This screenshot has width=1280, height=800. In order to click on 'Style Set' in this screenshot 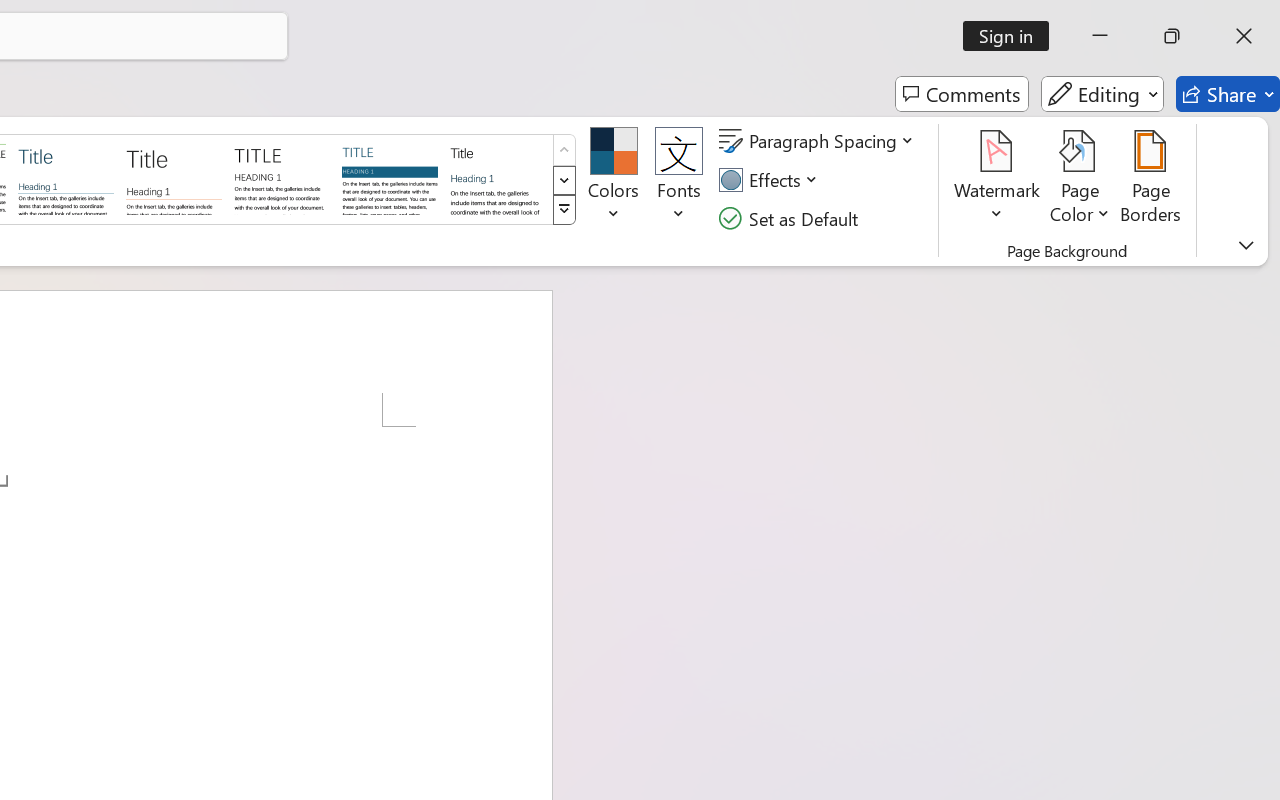, I will do `click(563, 210)`.